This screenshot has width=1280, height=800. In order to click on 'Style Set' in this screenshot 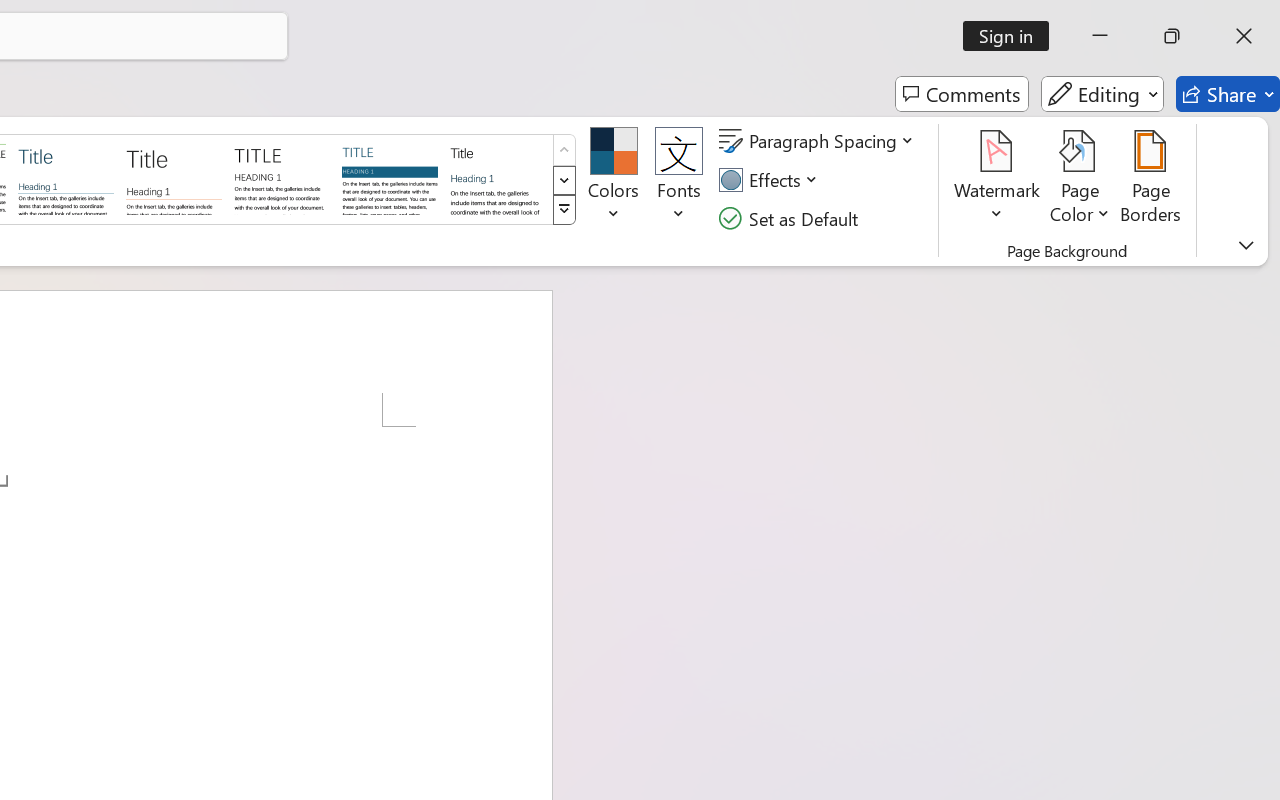, I will do `click(563, 210)`.